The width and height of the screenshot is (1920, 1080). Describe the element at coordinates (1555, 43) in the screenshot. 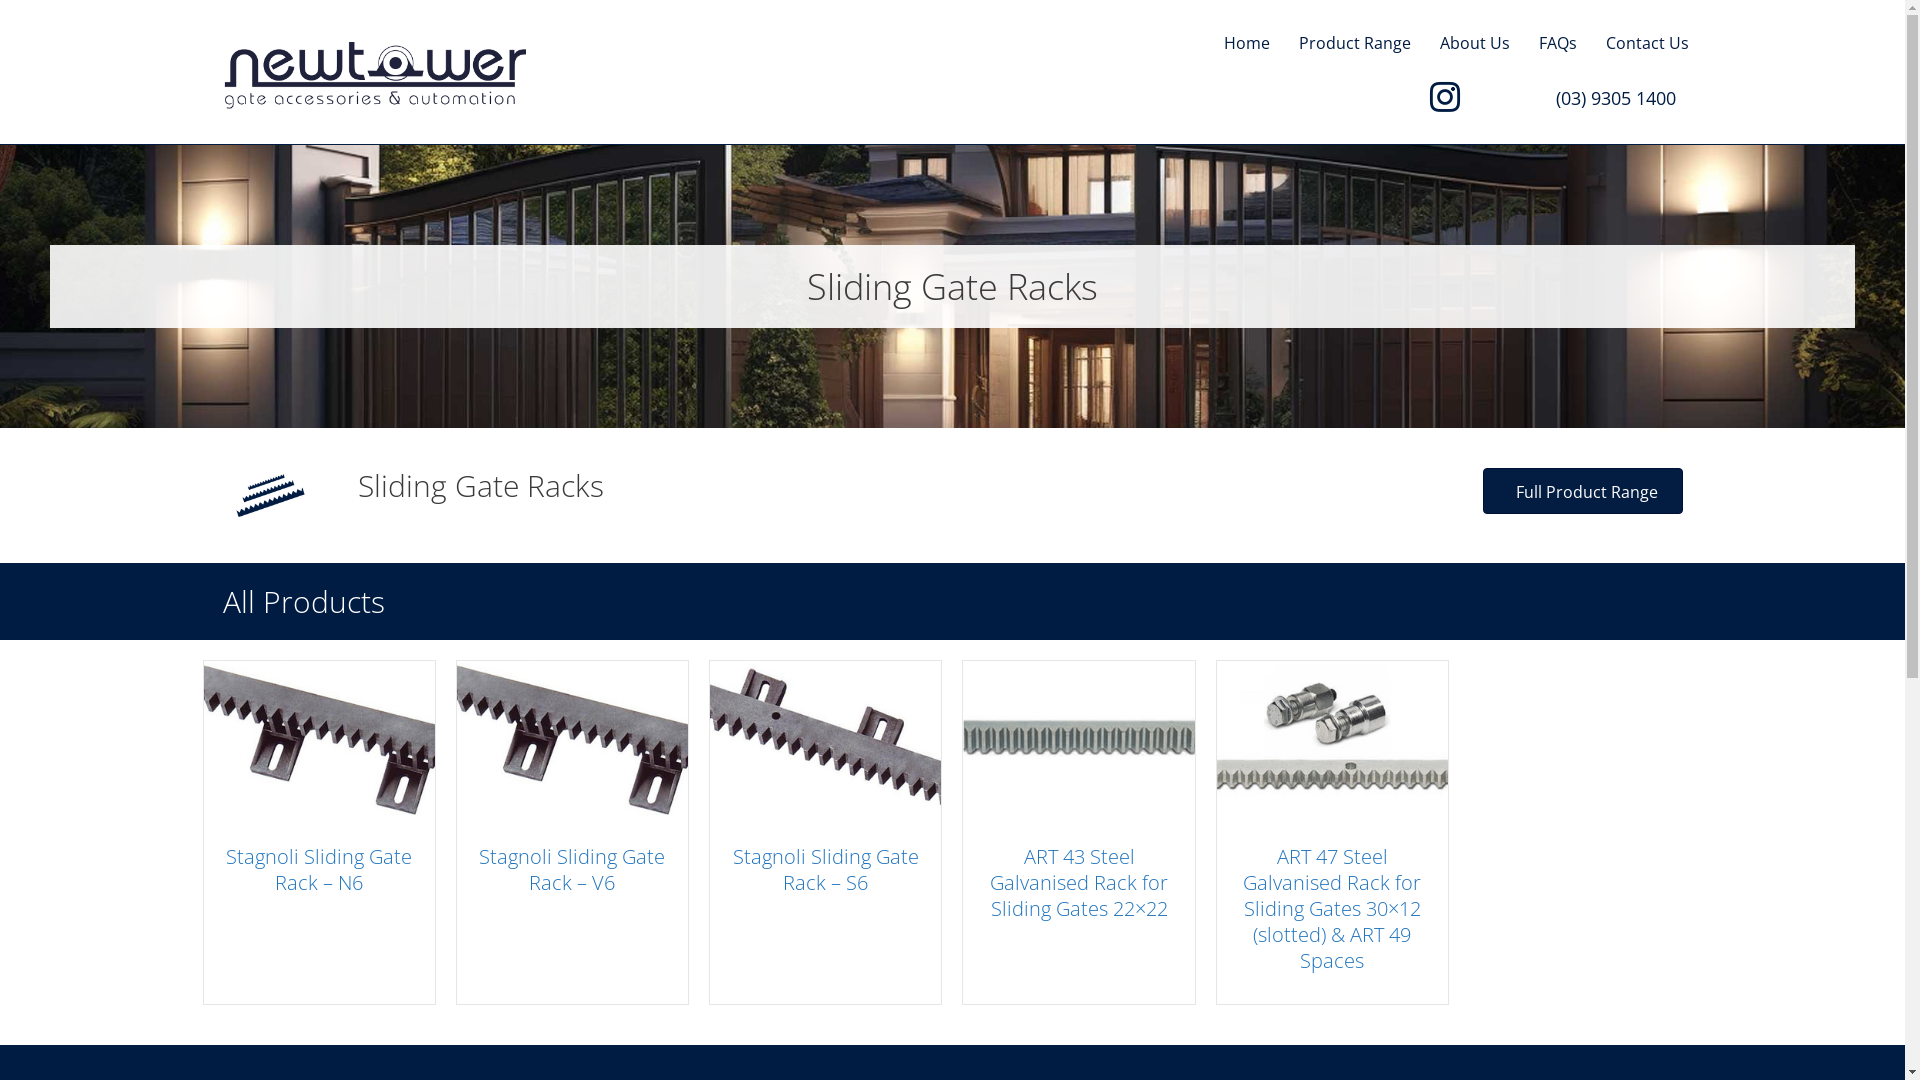

I see `'FAQs'` at that location.